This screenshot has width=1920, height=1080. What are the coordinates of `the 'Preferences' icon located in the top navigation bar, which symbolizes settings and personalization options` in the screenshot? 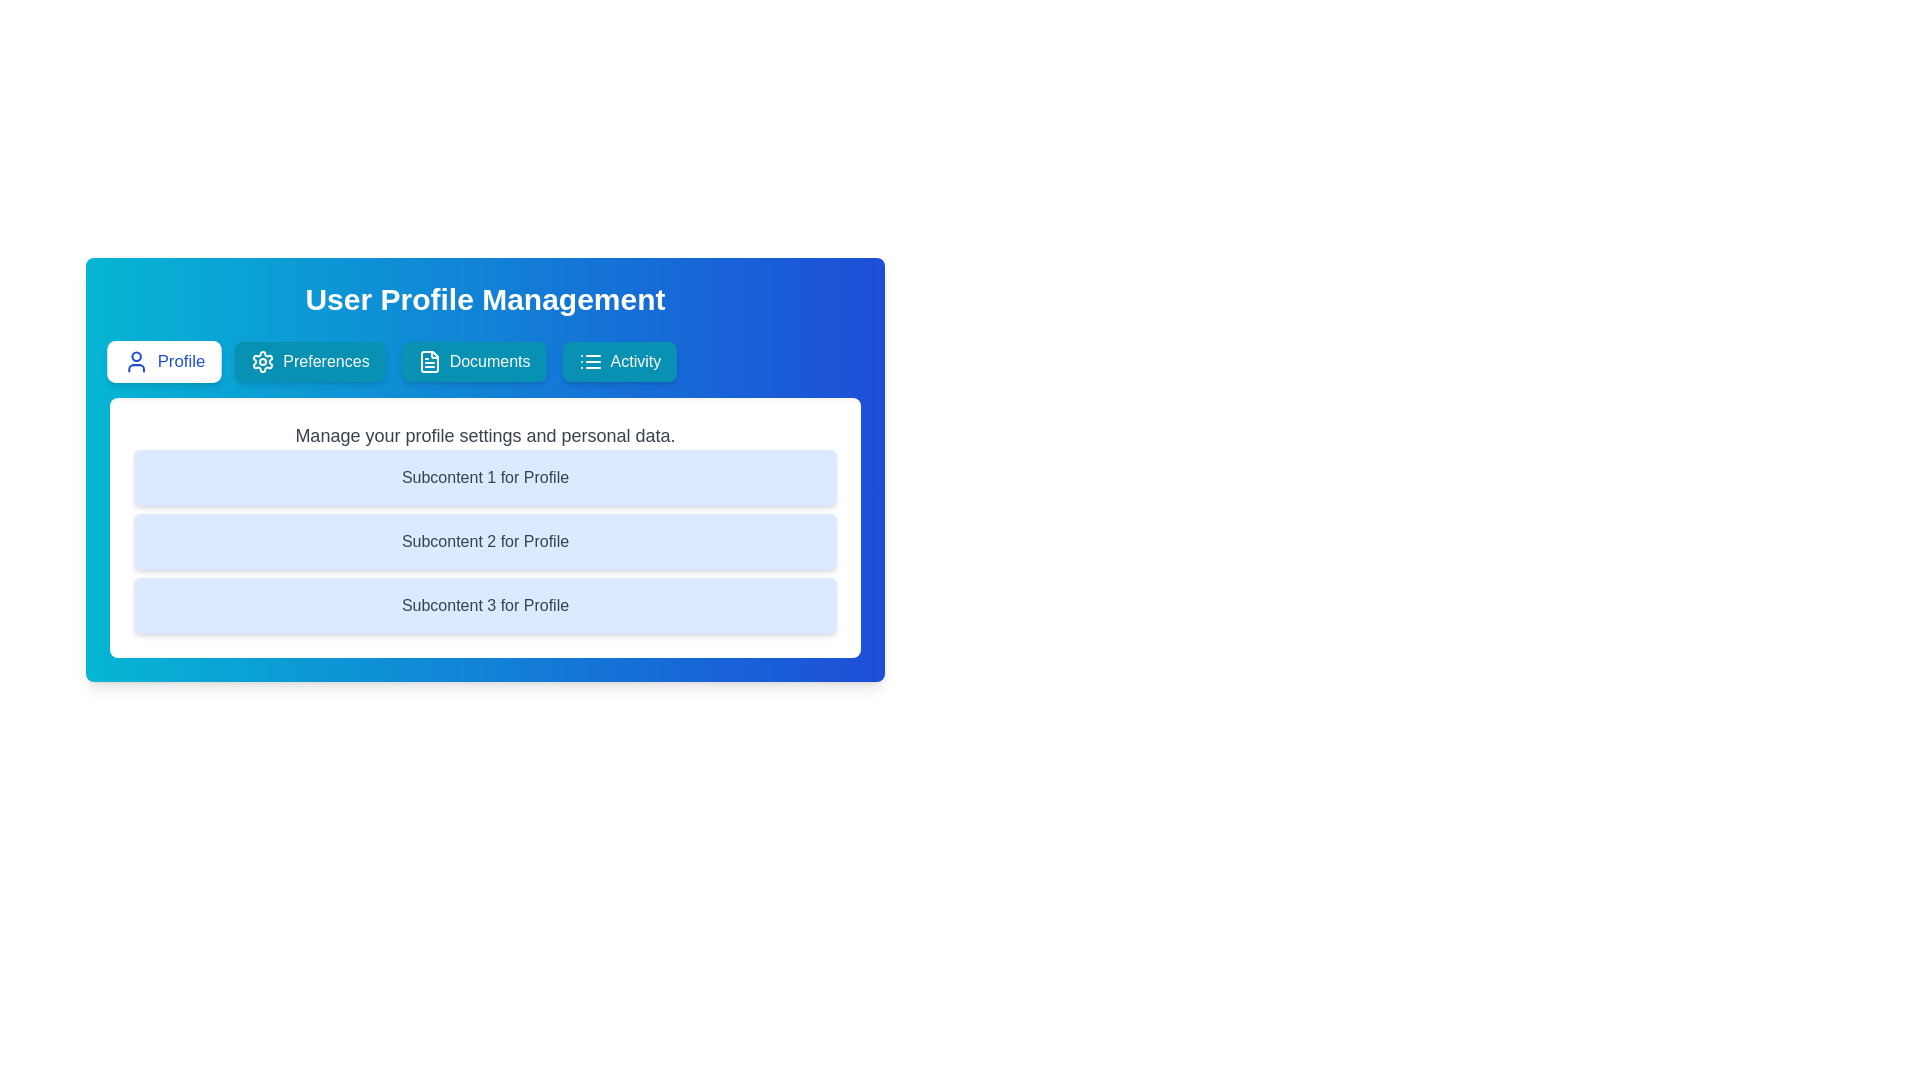 It's located at (262, 362).